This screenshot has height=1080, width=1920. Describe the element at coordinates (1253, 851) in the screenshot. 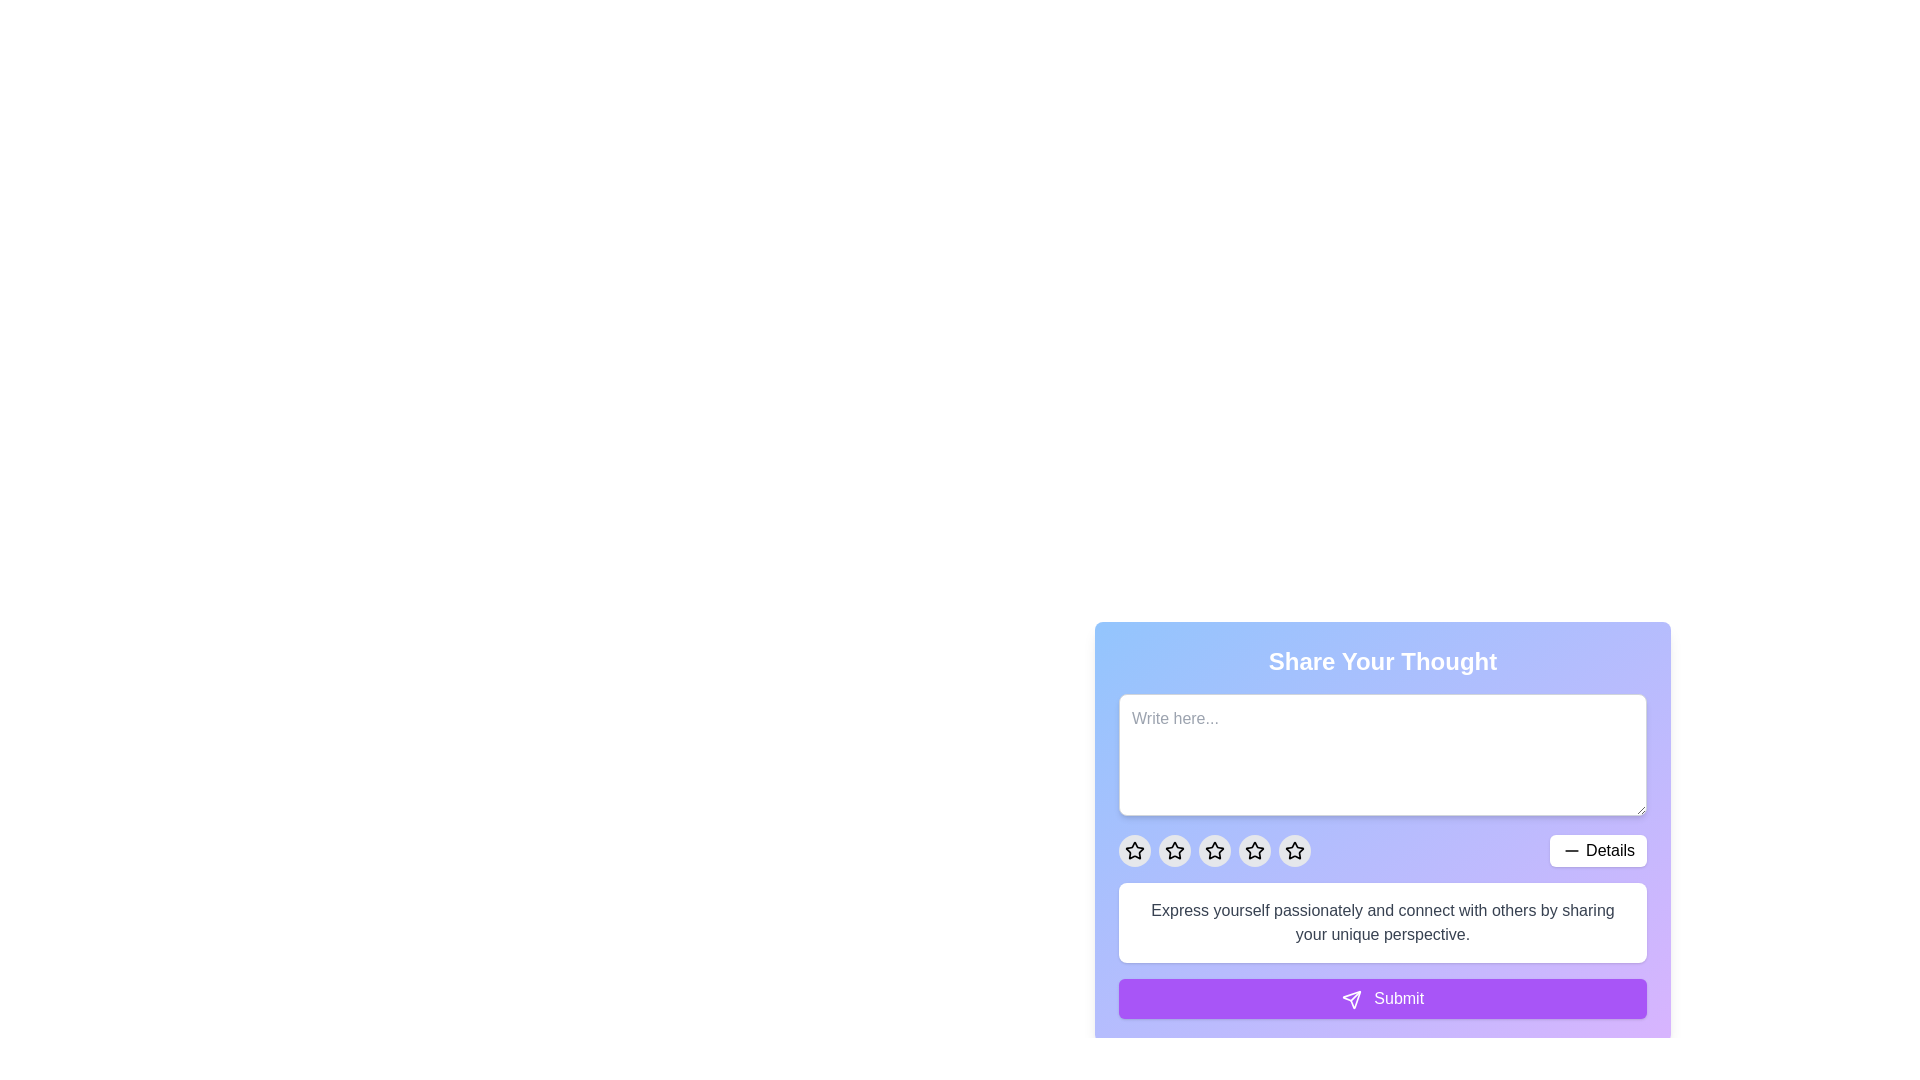

I see `on the third star-shaped rating icon with an outlined design, located within a circular button in the 'Share Your Thought' card interface` at that location.